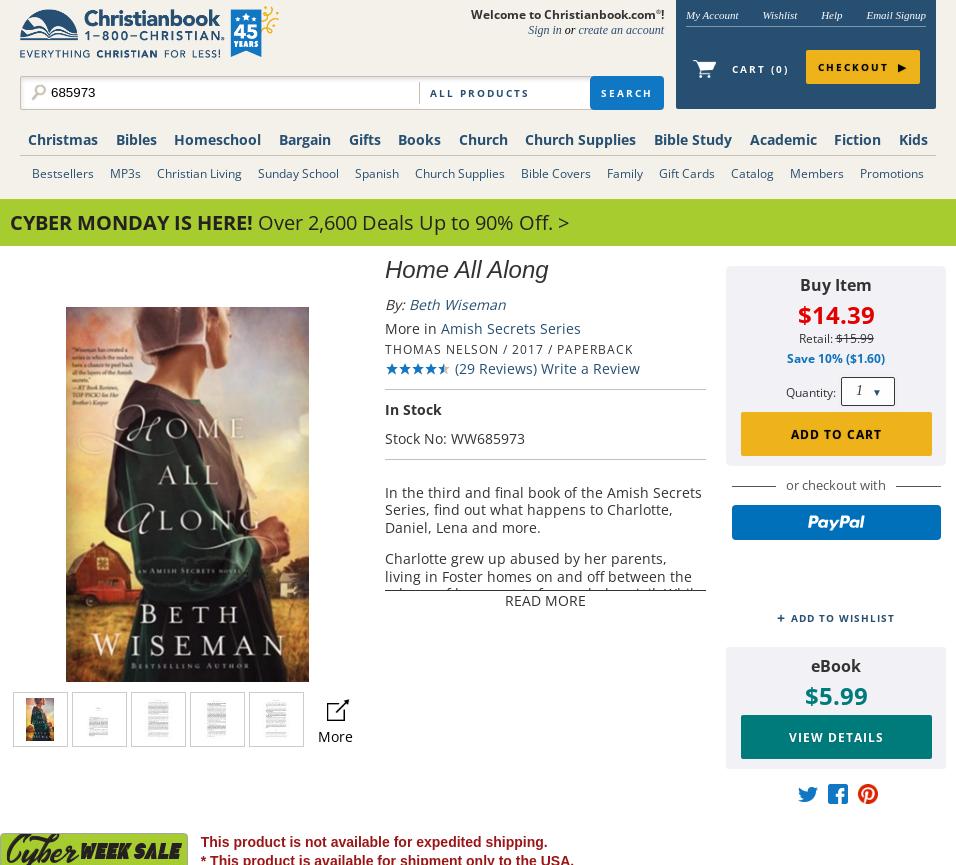 Image resolution: width=956 pixels, height=865 pixels. I want to click on 'Amish Secrets Series', so click(509, 328).